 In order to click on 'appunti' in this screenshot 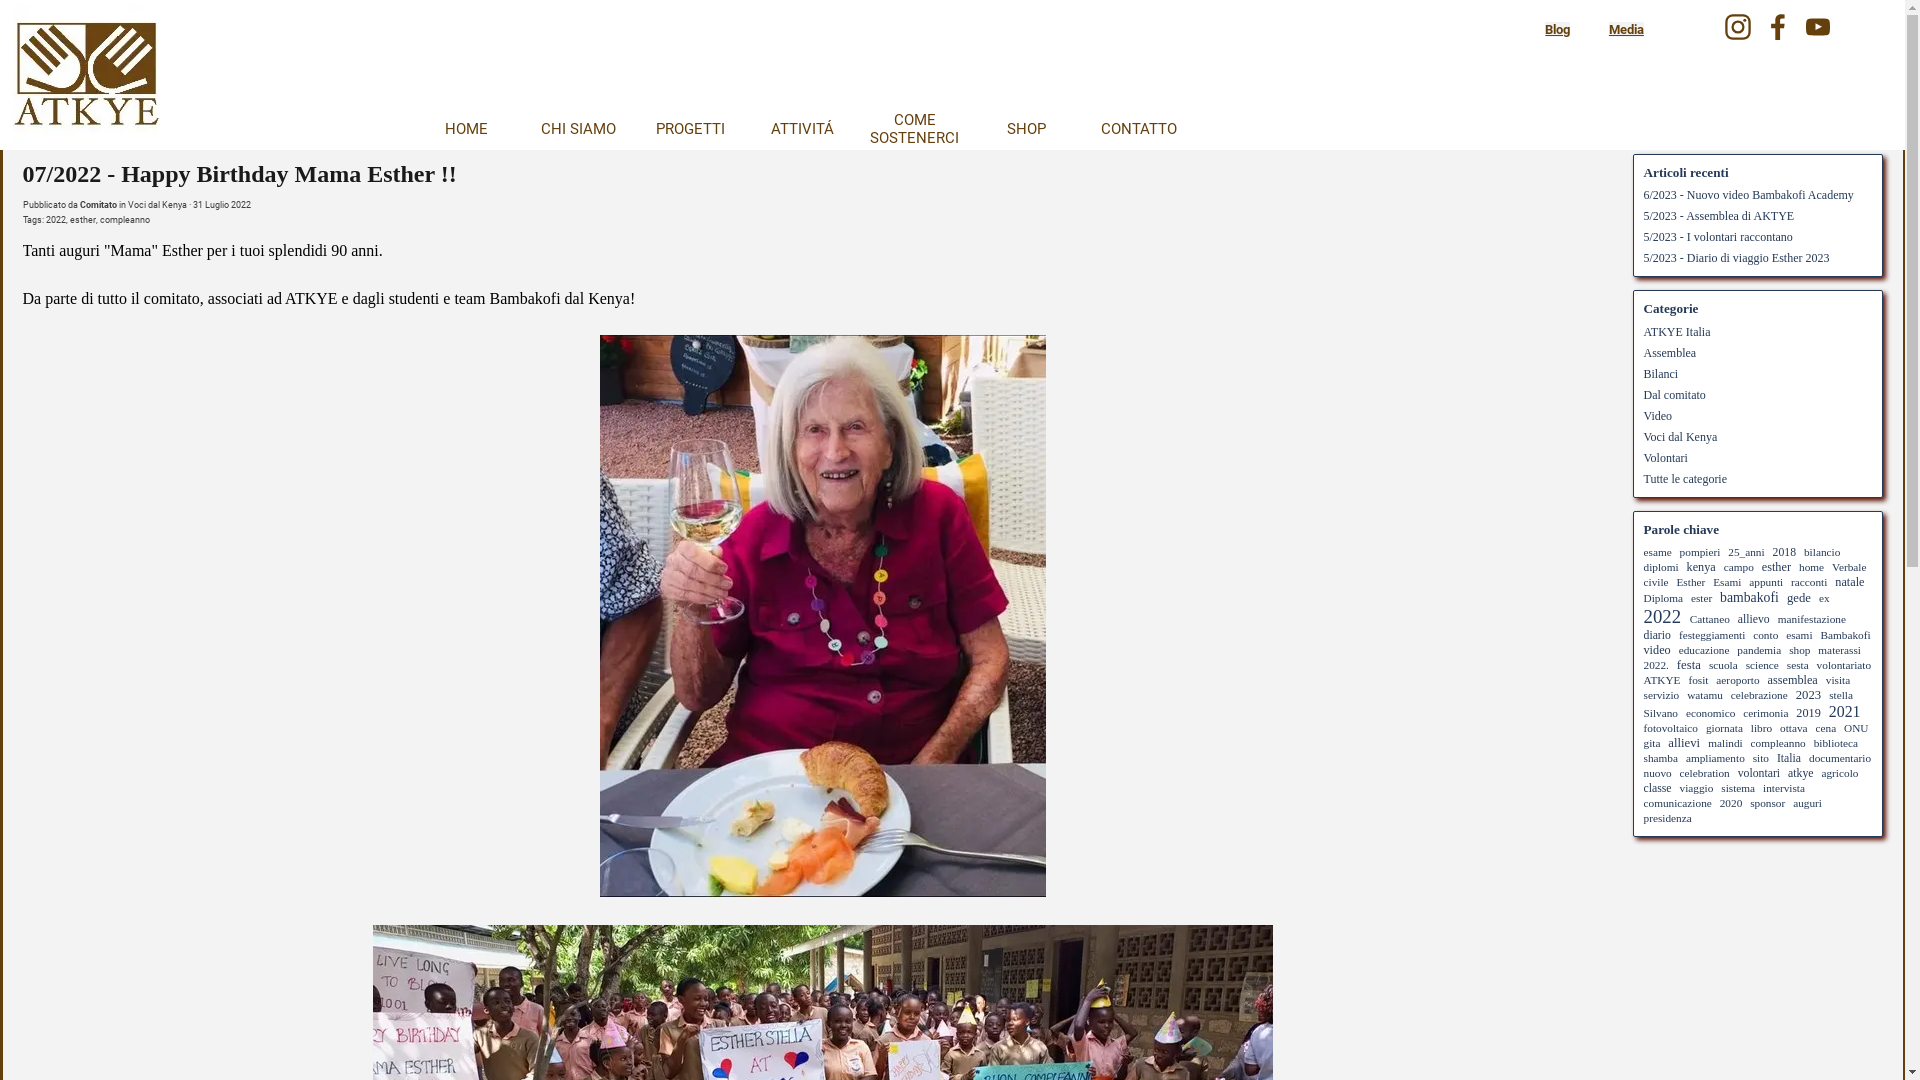, I will do `click(1747, 582)`.